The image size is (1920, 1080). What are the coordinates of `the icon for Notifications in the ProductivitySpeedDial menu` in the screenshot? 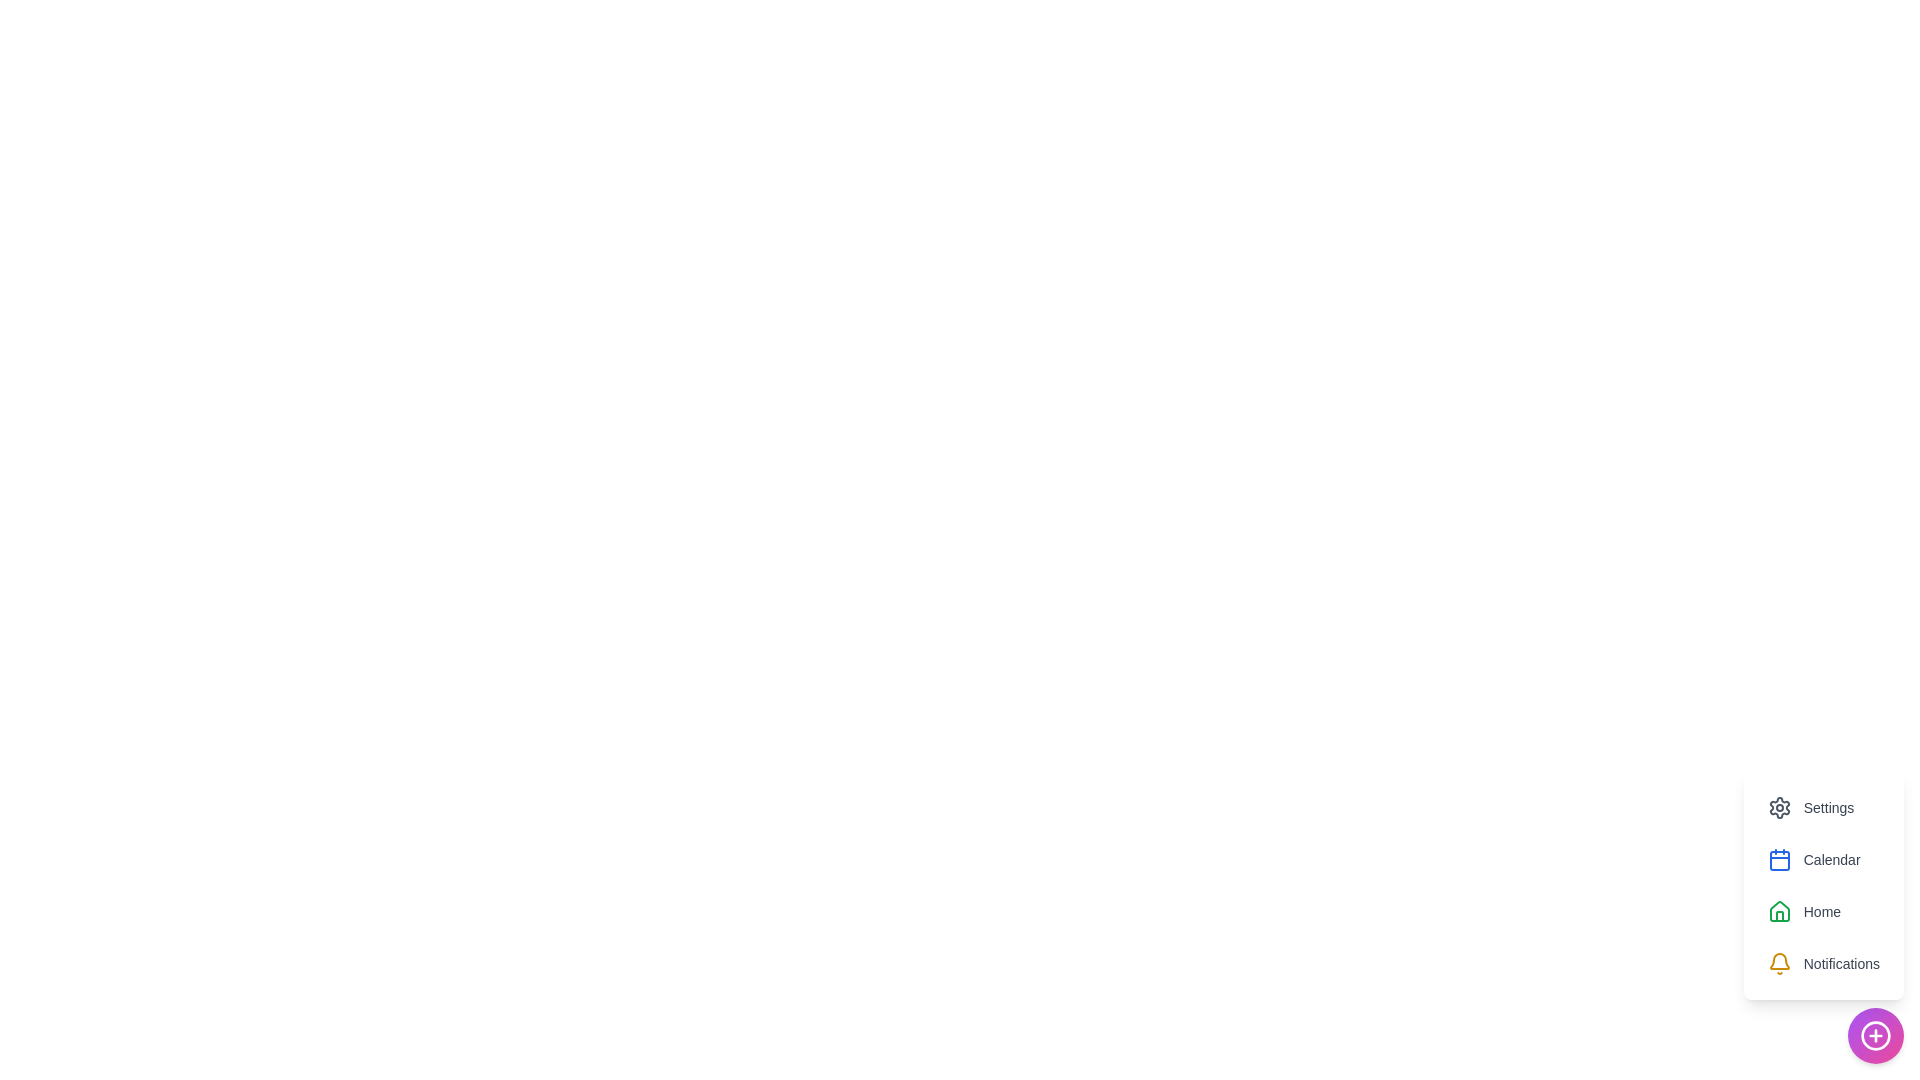 It's located at (1779, 963).